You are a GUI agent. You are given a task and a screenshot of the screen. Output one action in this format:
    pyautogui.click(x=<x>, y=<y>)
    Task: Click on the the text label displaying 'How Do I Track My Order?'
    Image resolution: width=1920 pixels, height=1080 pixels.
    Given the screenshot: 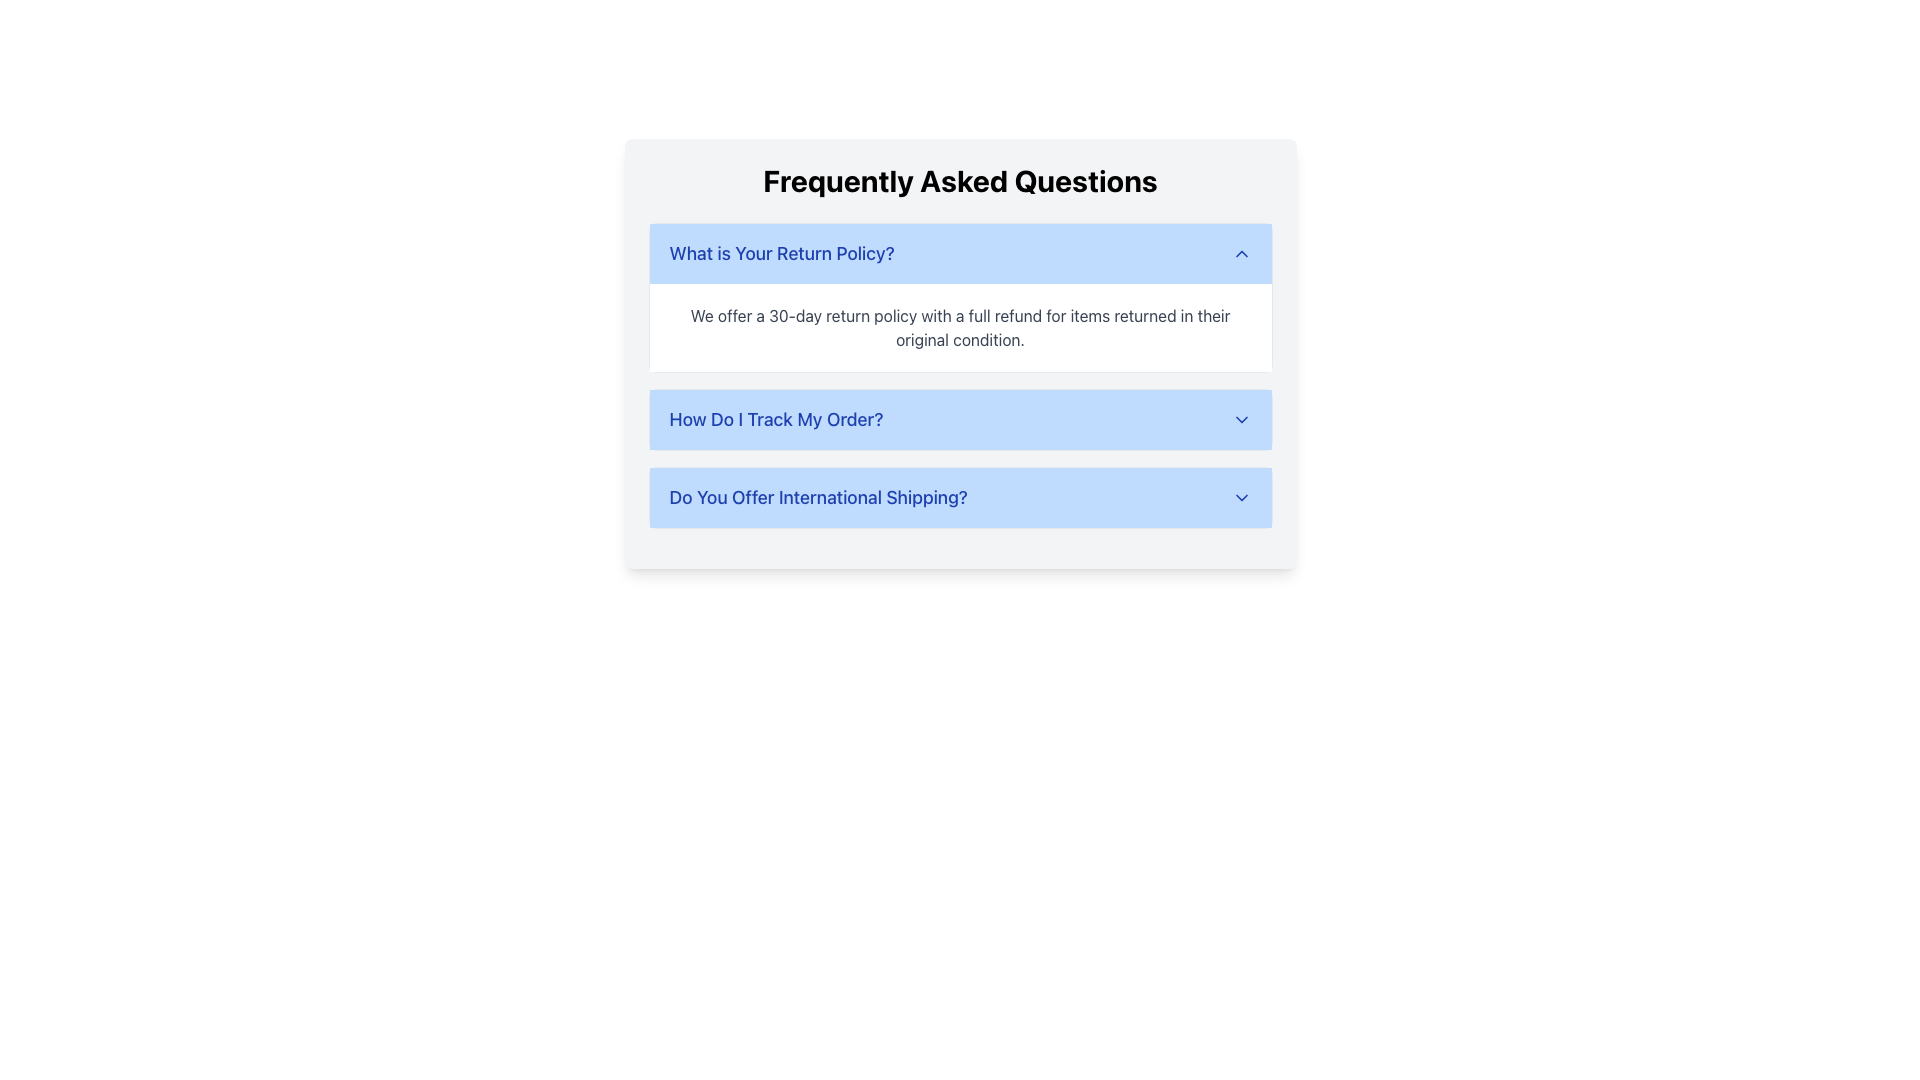 What is the action you would take?
    pyautogui.click(x=775, y=419)
    